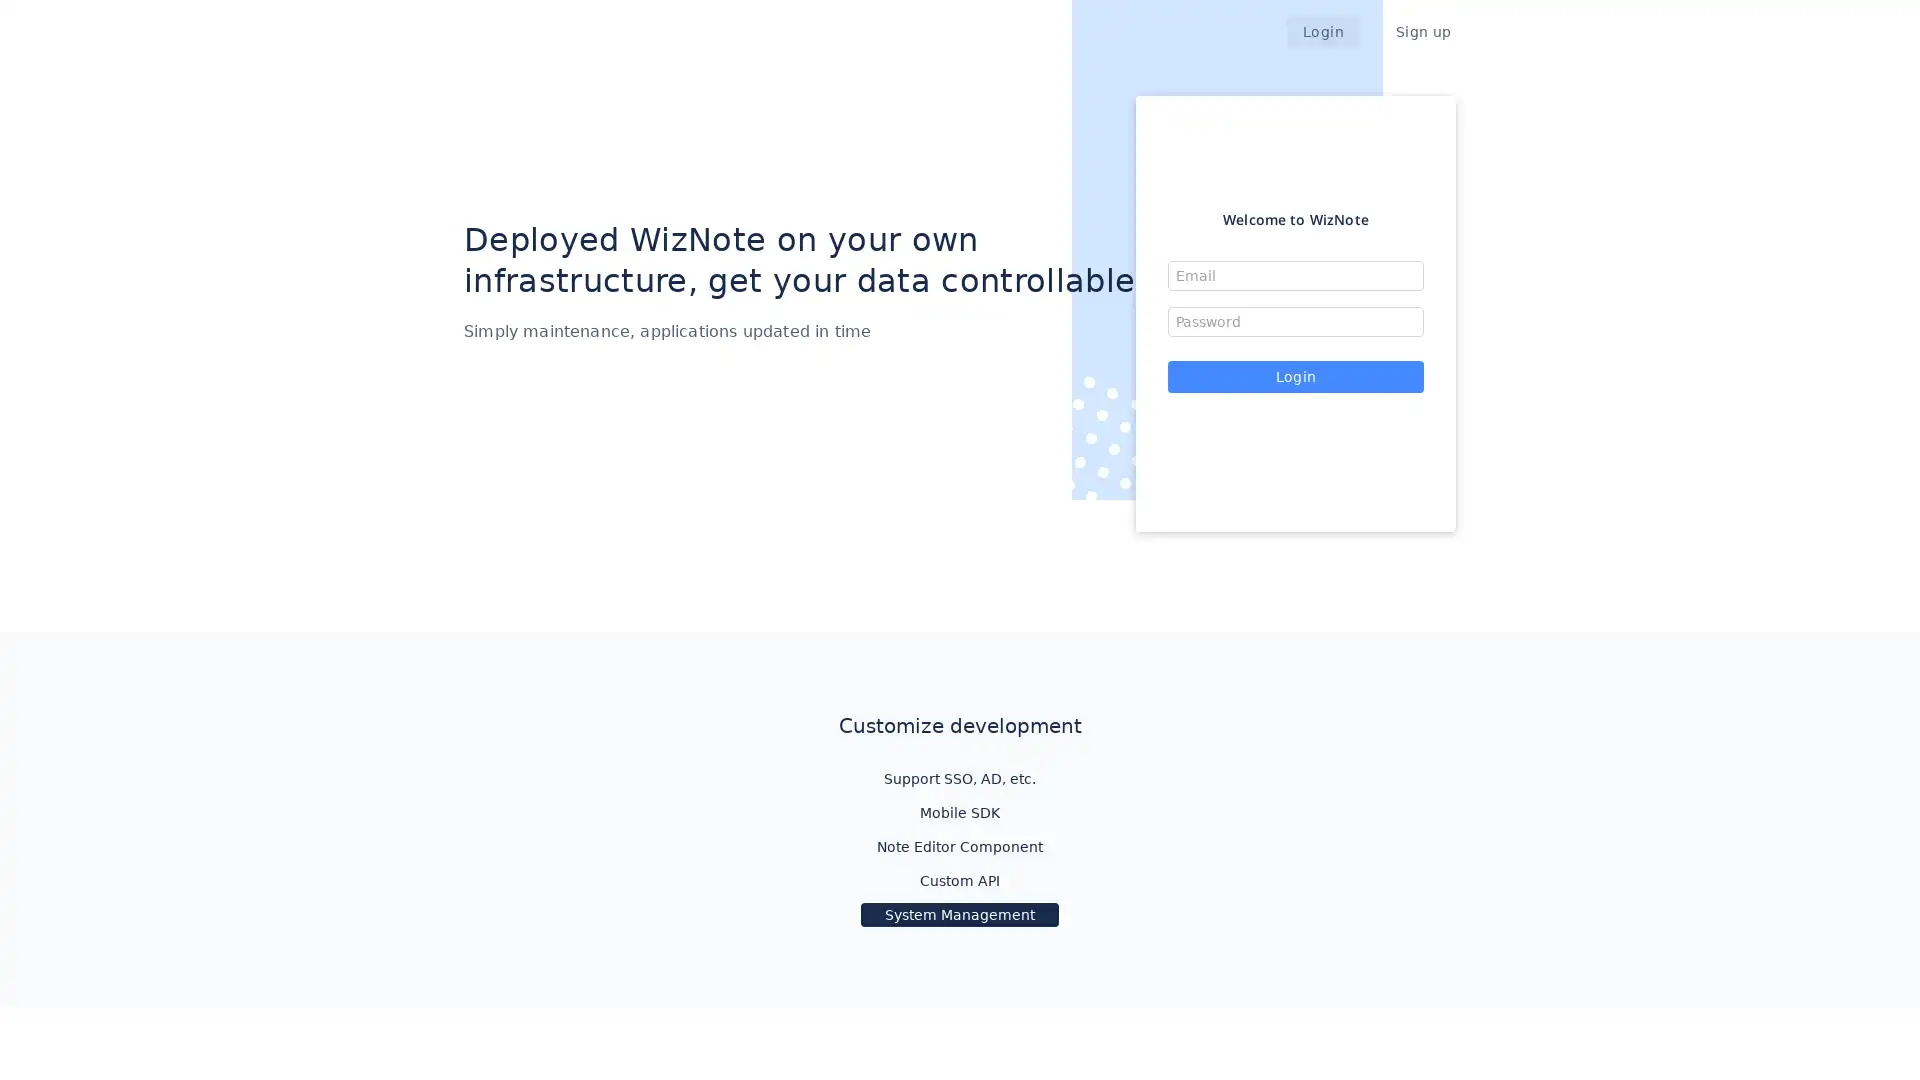  What do you see at coordinates (1324, 31) in the screenshot?
I see `Login` at bounding box center [1324, 31].